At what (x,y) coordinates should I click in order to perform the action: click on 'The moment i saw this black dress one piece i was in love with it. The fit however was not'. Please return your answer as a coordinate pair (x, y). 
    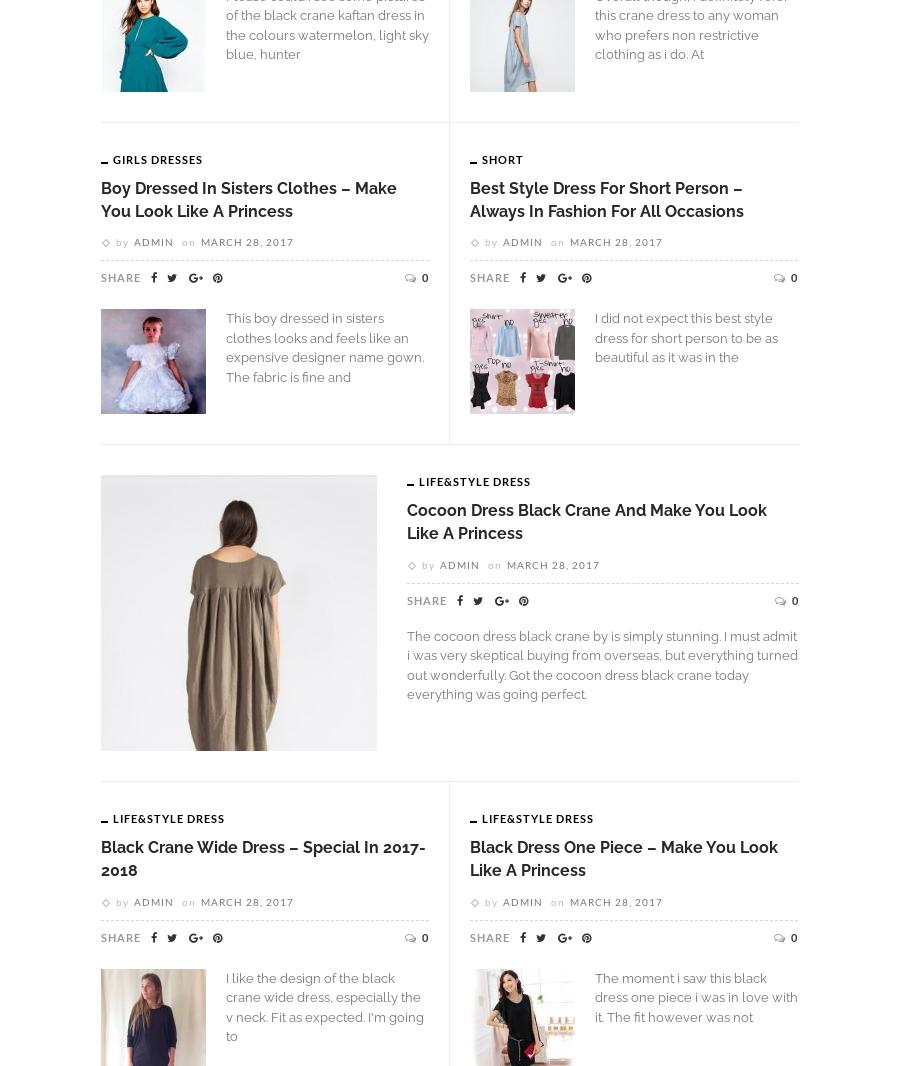
    Looking at the image, I should click on (695, 997).